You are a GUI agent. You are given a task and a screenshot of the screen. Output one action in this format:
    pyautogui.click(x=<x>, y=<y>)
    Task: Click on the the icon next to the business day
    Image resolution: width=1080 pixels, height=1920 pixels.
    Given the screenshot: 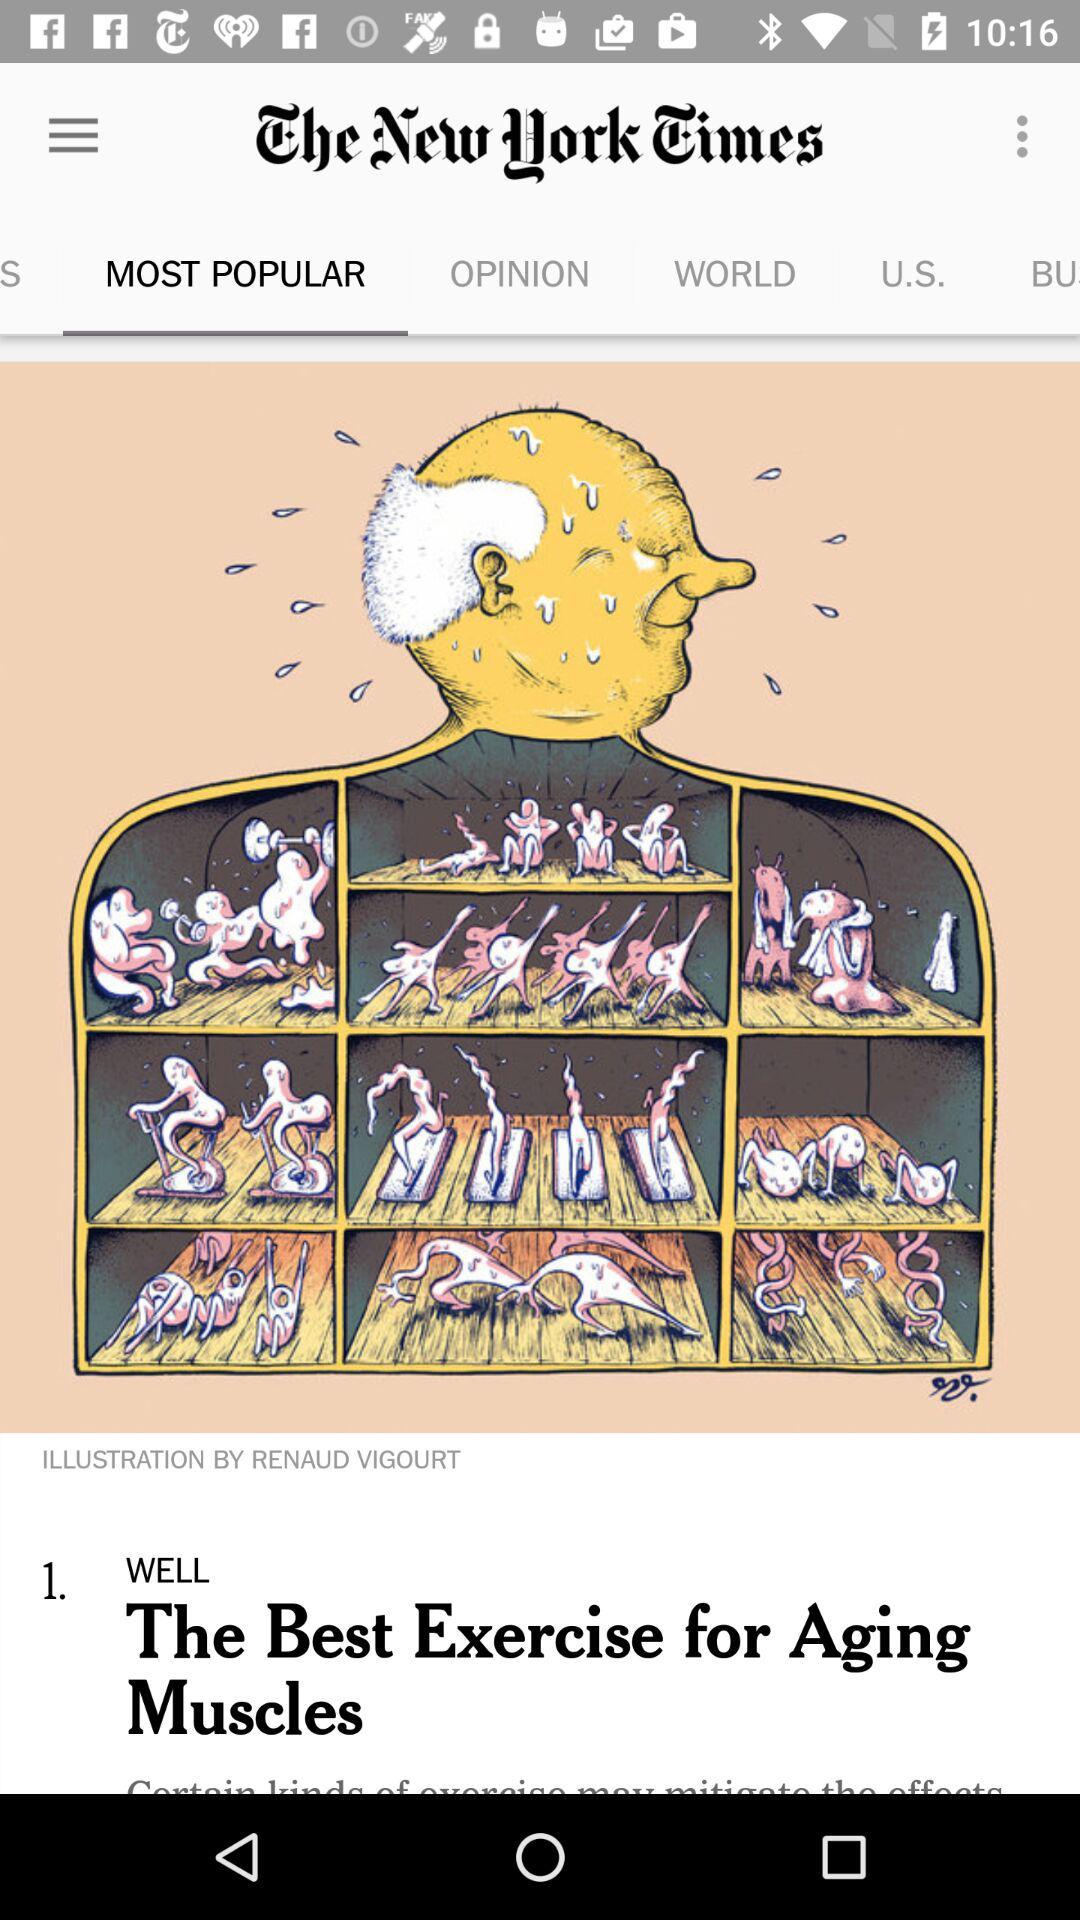 What is the action you would take?
    pyautogui.click(x=913, y=272)
    